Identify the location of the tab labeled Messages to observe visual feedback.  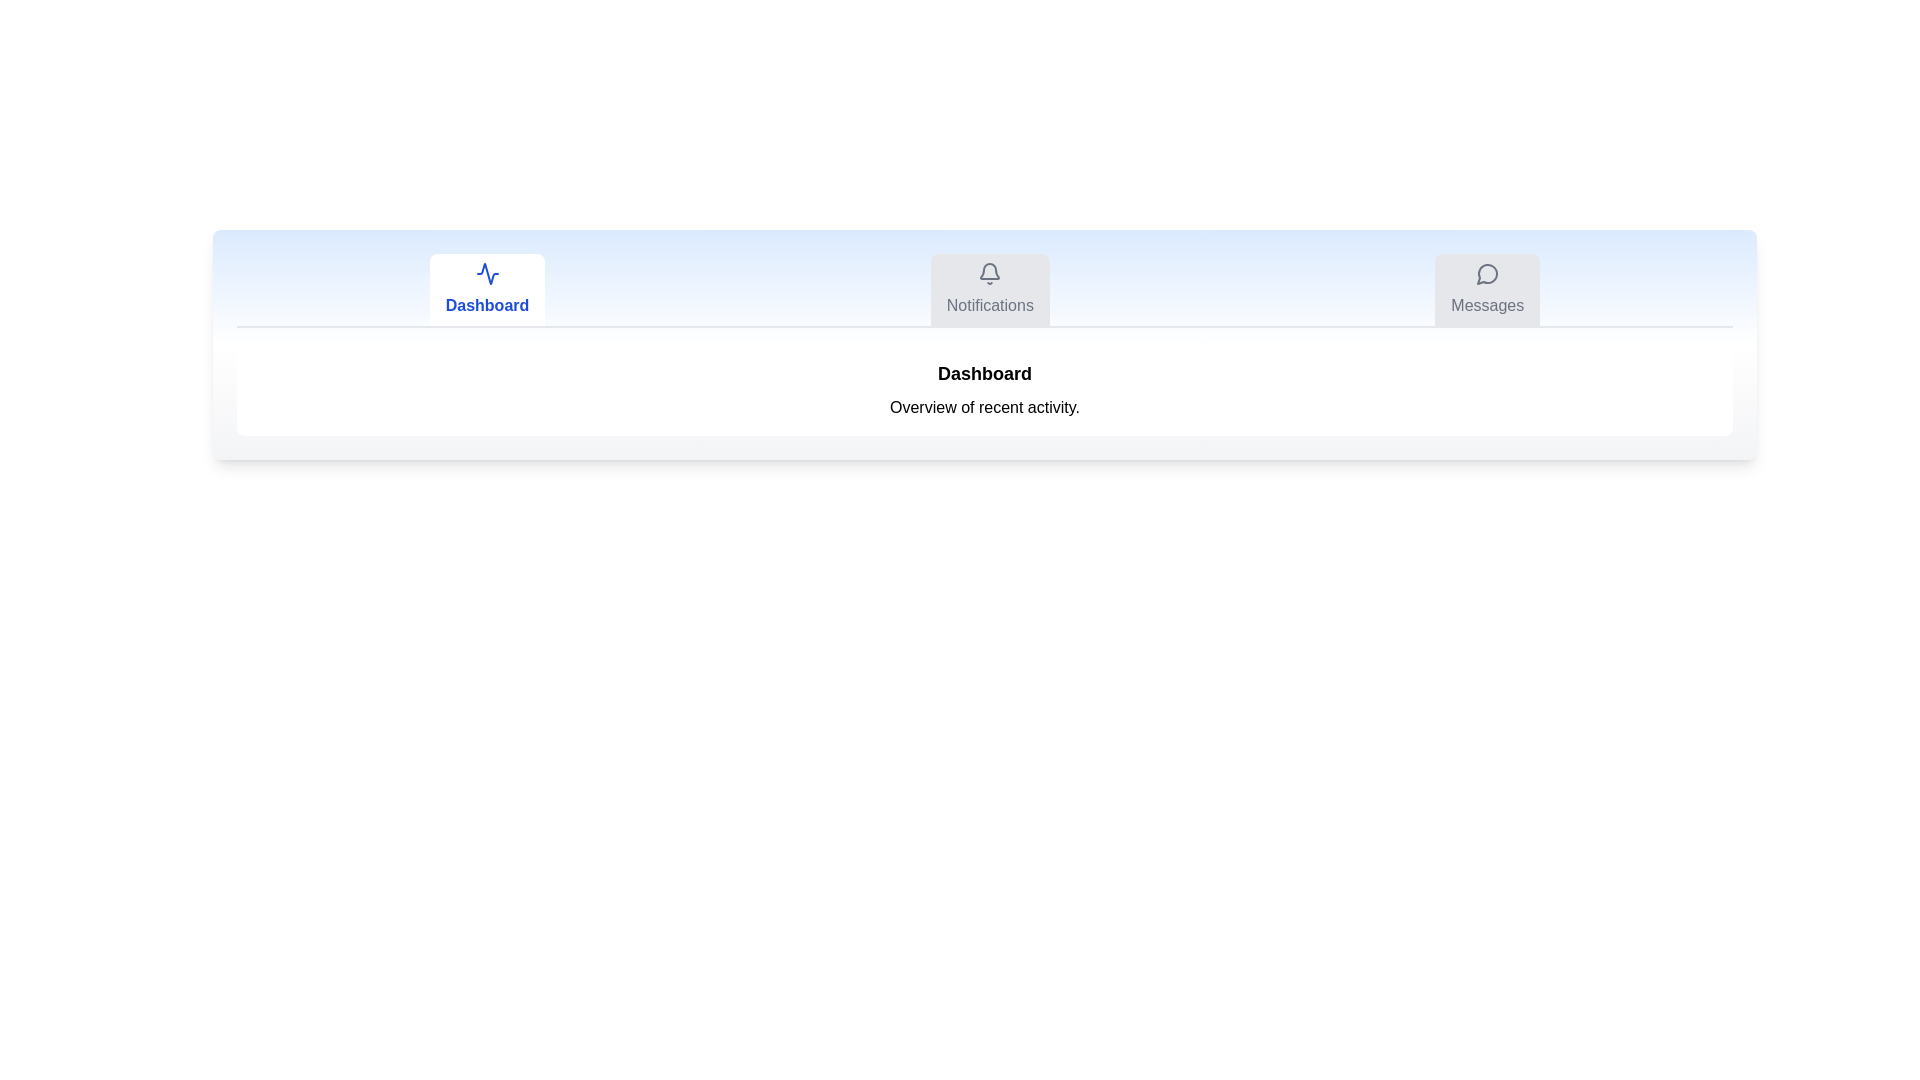
(1487, 289).